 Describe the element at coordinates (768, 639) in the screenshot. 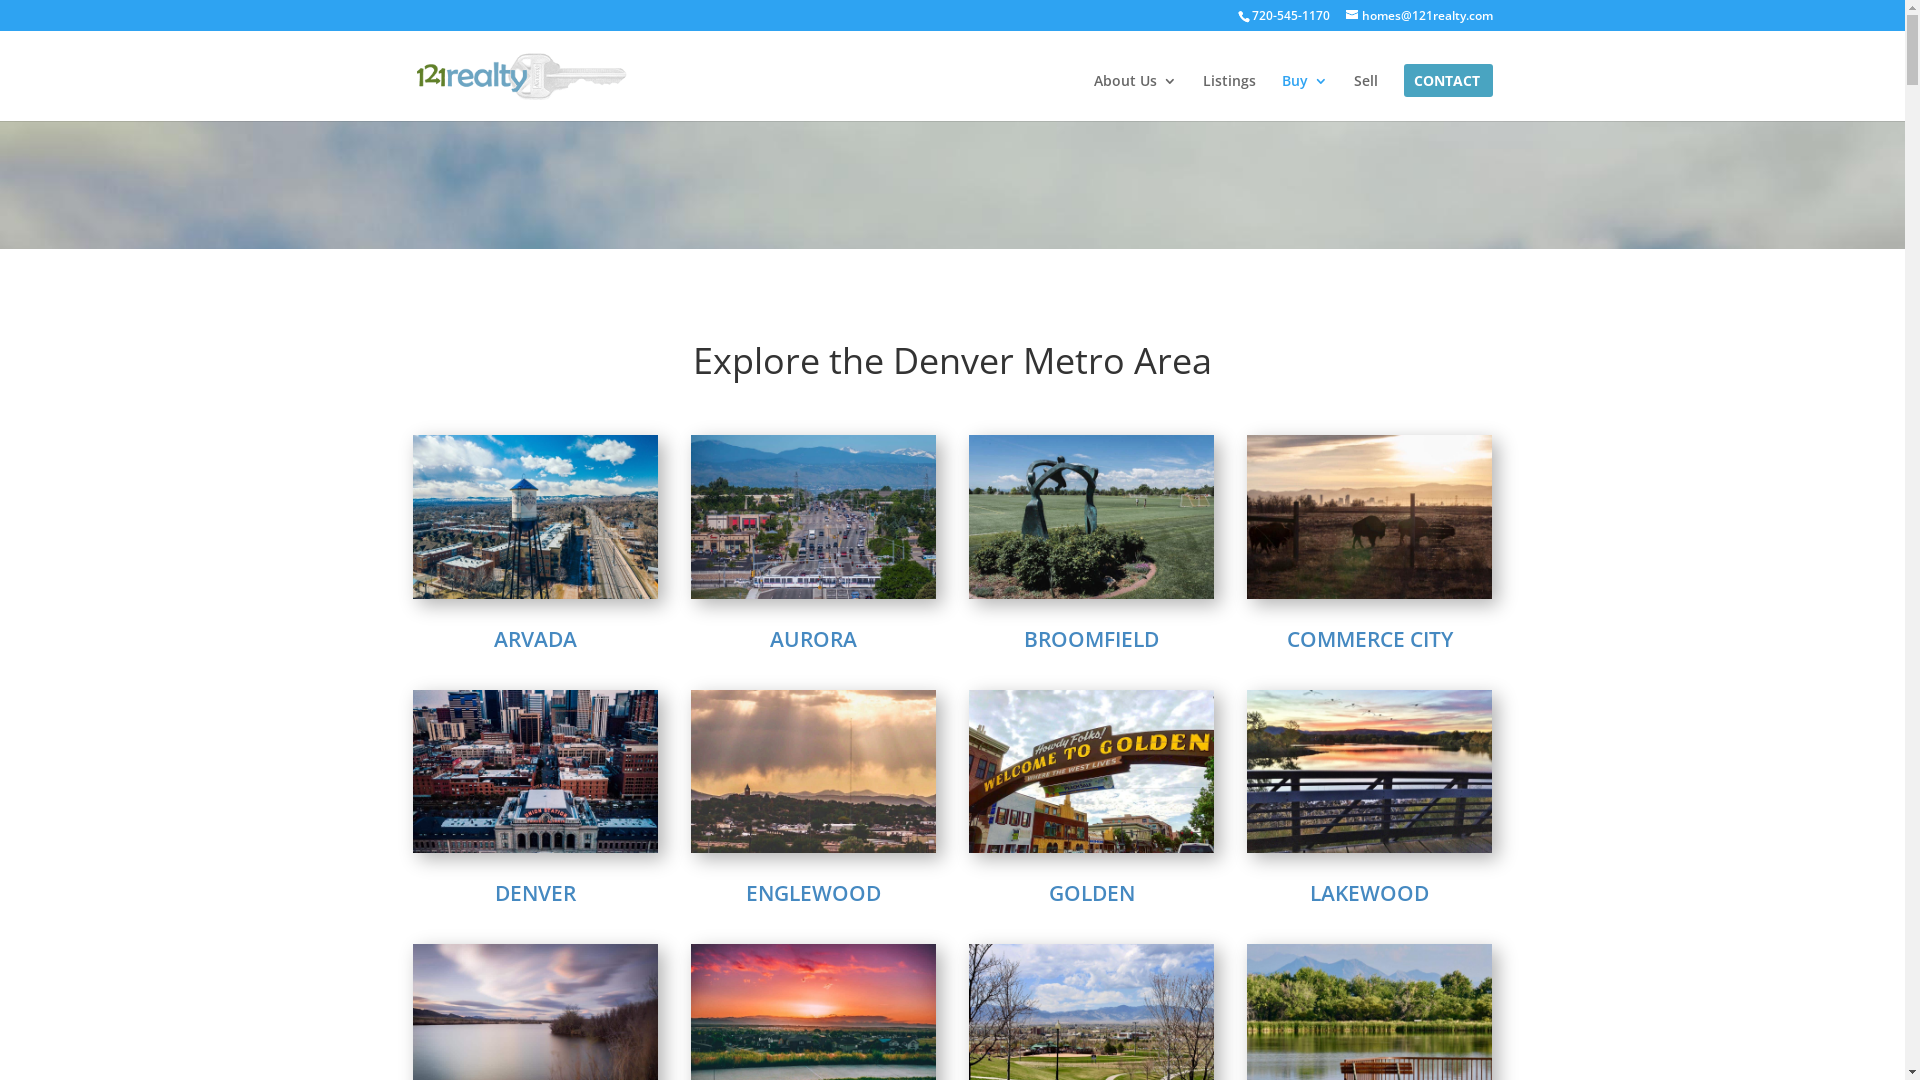

I see `'AURORA'` at that location.